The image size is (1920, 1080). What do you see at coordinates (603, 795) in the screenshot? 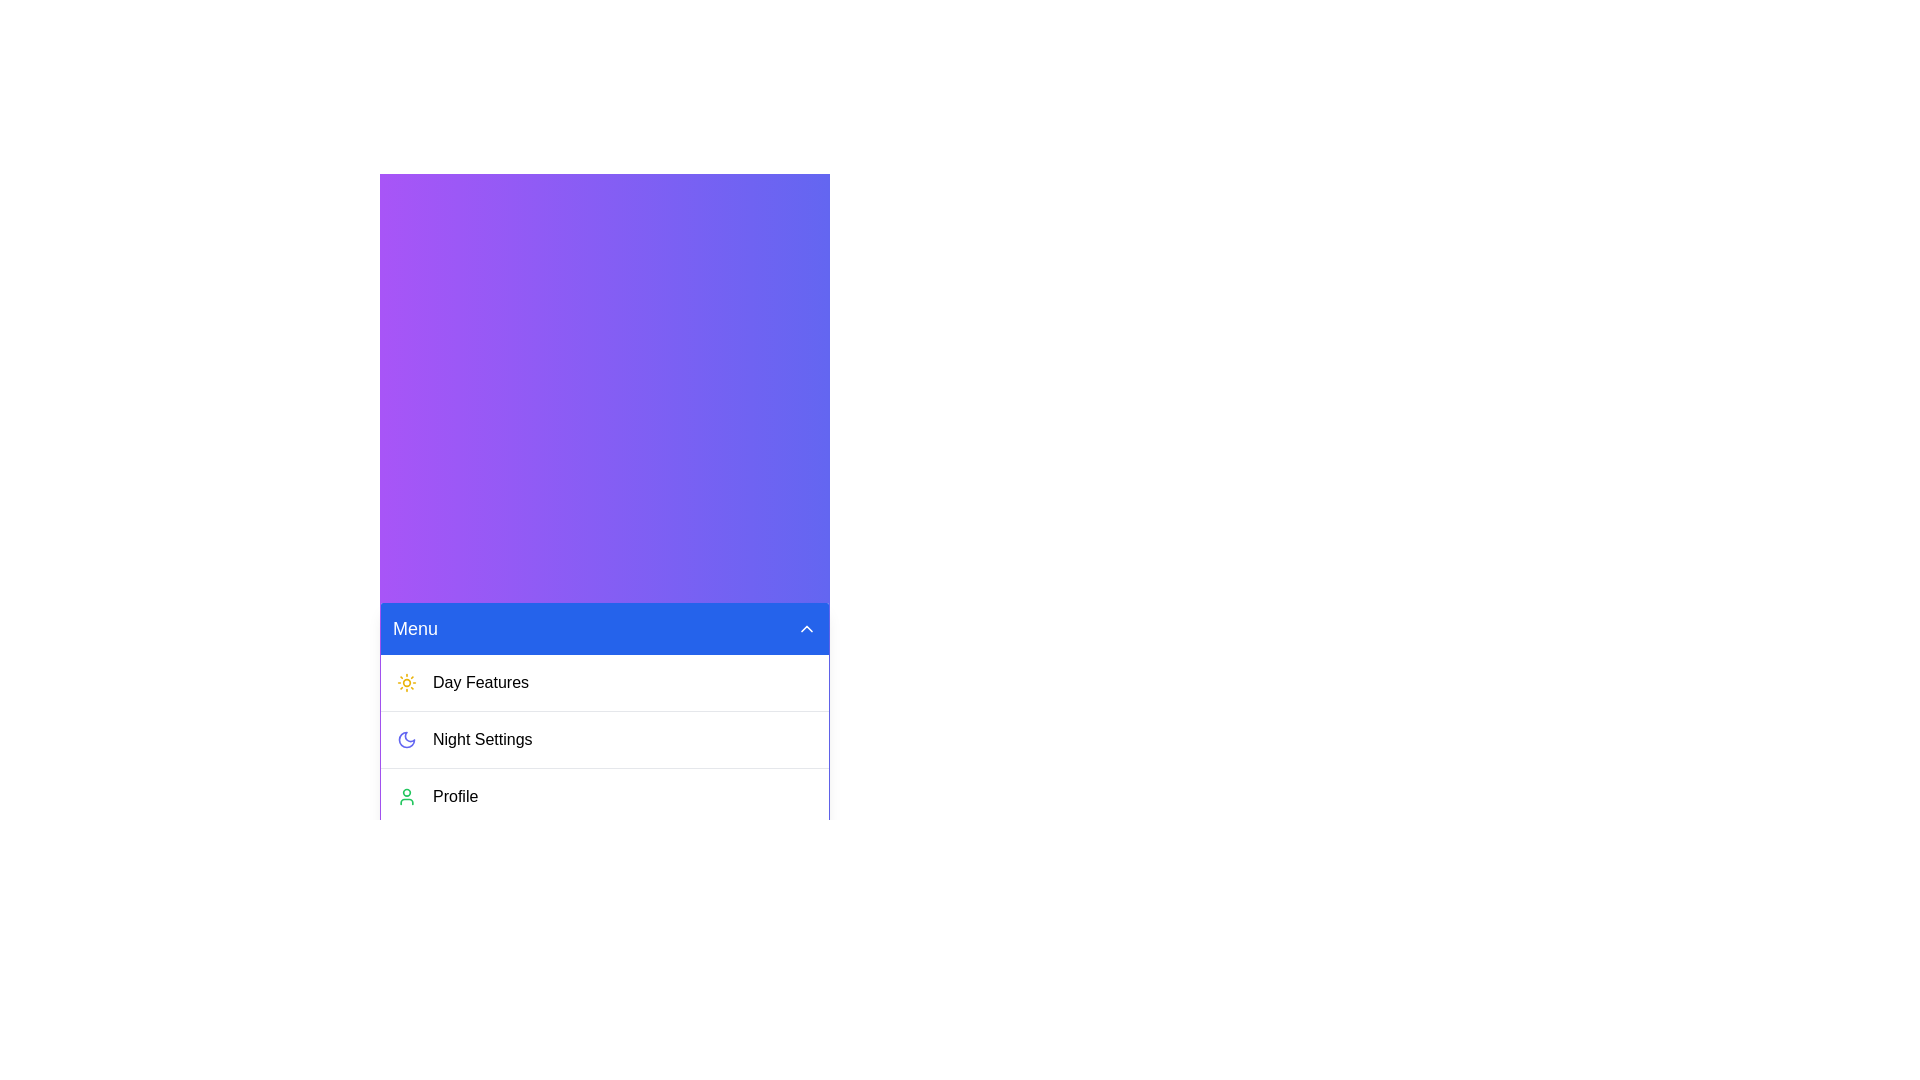
I see `the 'Profile' menu item` at bounding box center [603, 795].